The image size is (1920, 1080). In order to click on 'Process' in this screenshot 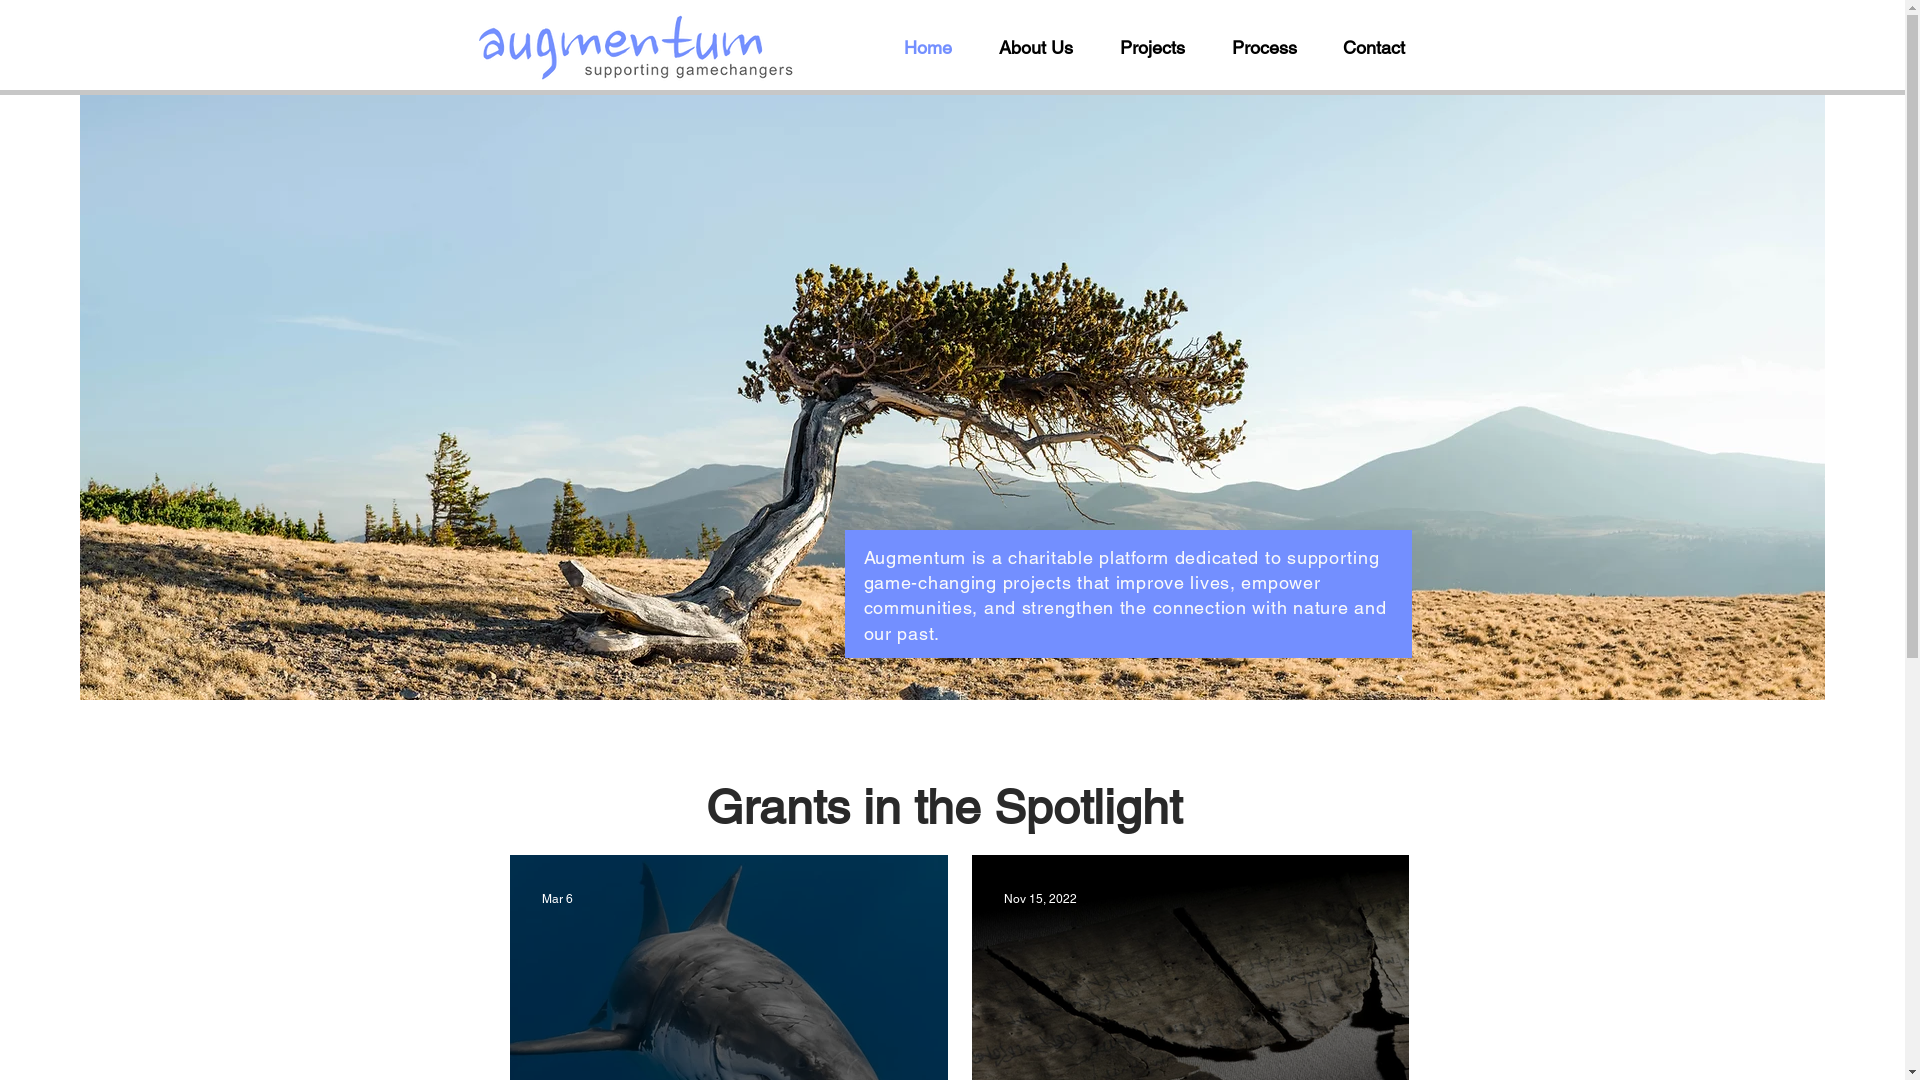, I will do `click(1270, 46)`.